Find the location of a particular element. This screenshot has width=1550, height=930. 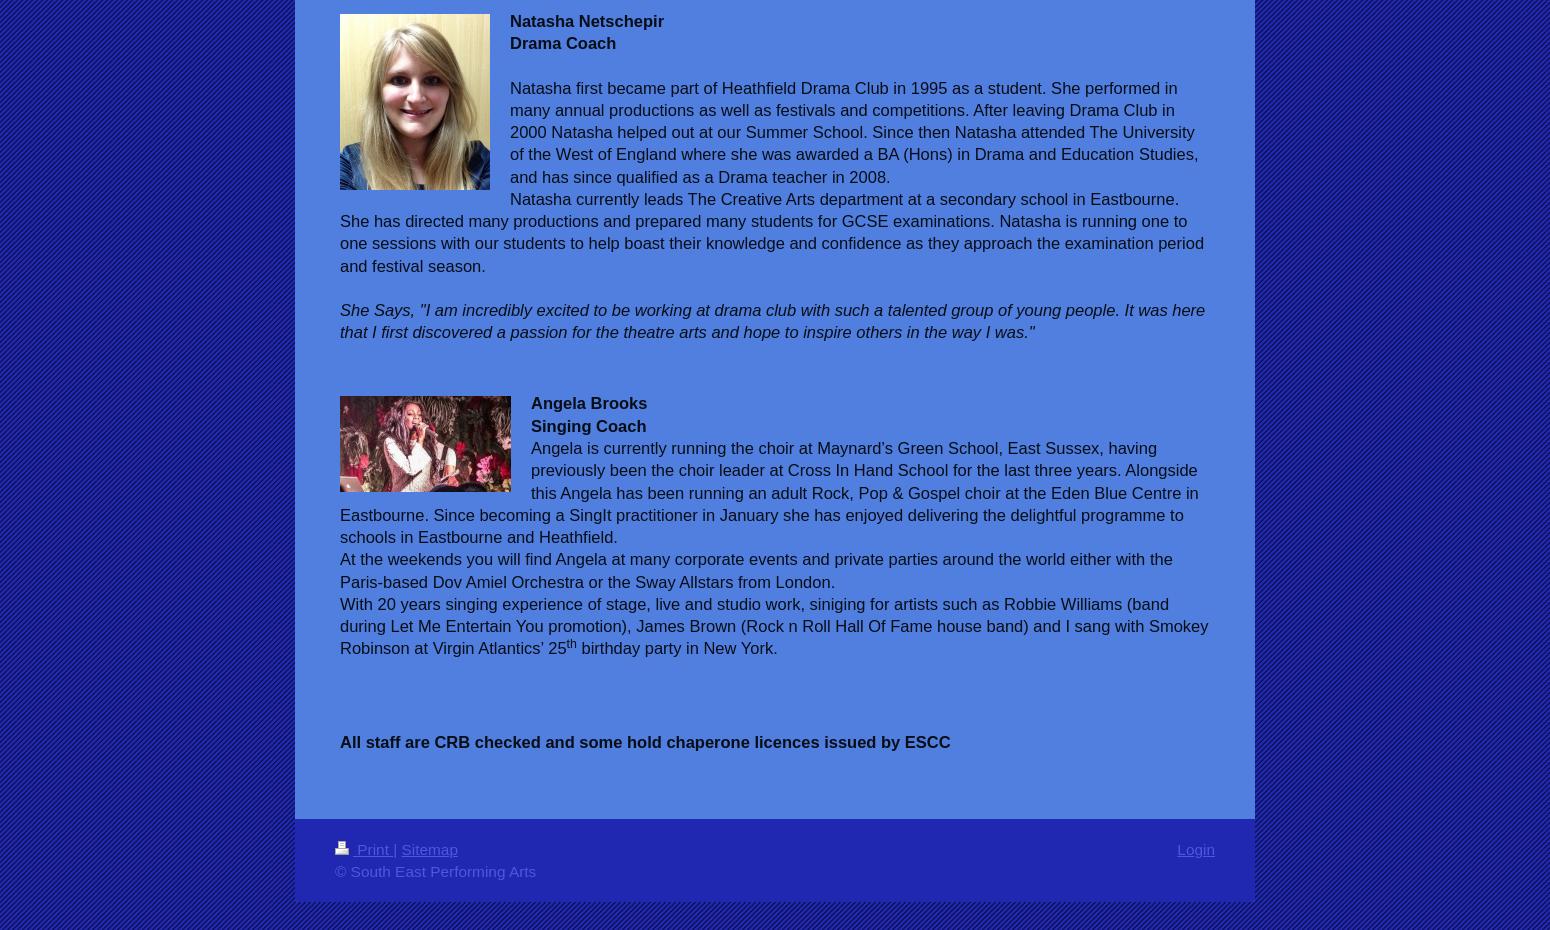

'Drama Coach' is located at coordinates (562, 41).